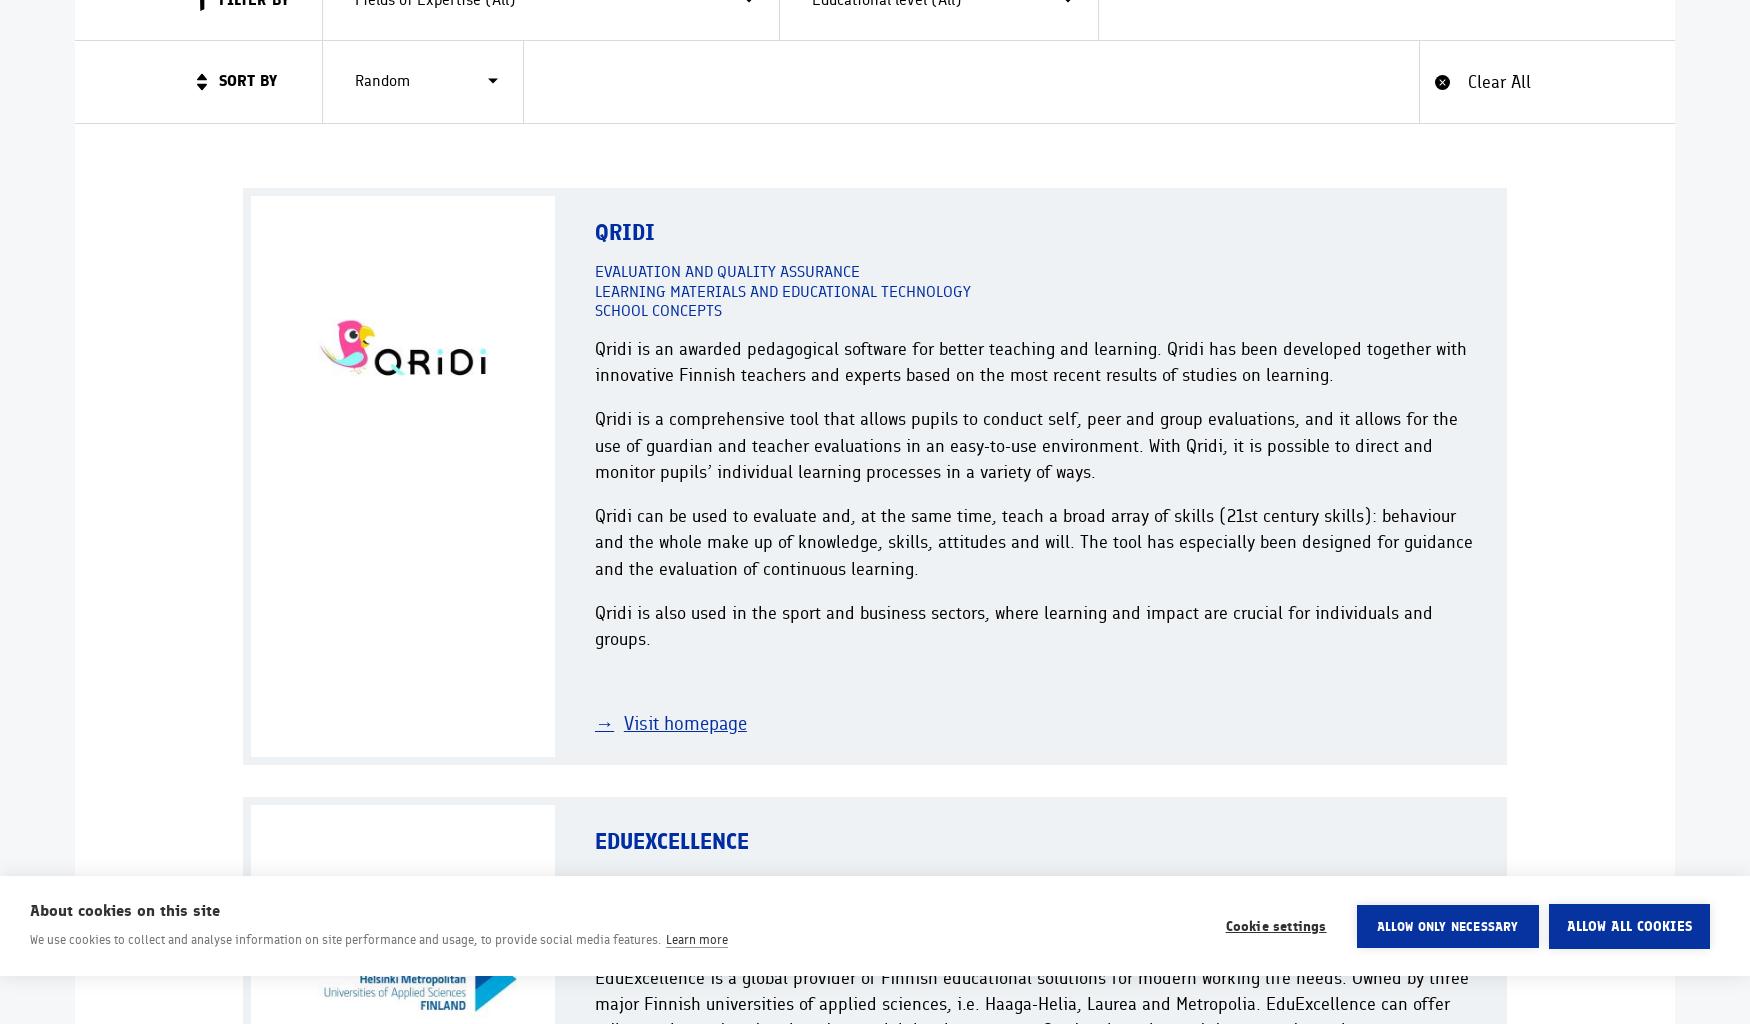 The width and height of the screenshot is (1750, 1024). I want to click on 'EduExcellence', so click(671, 840).